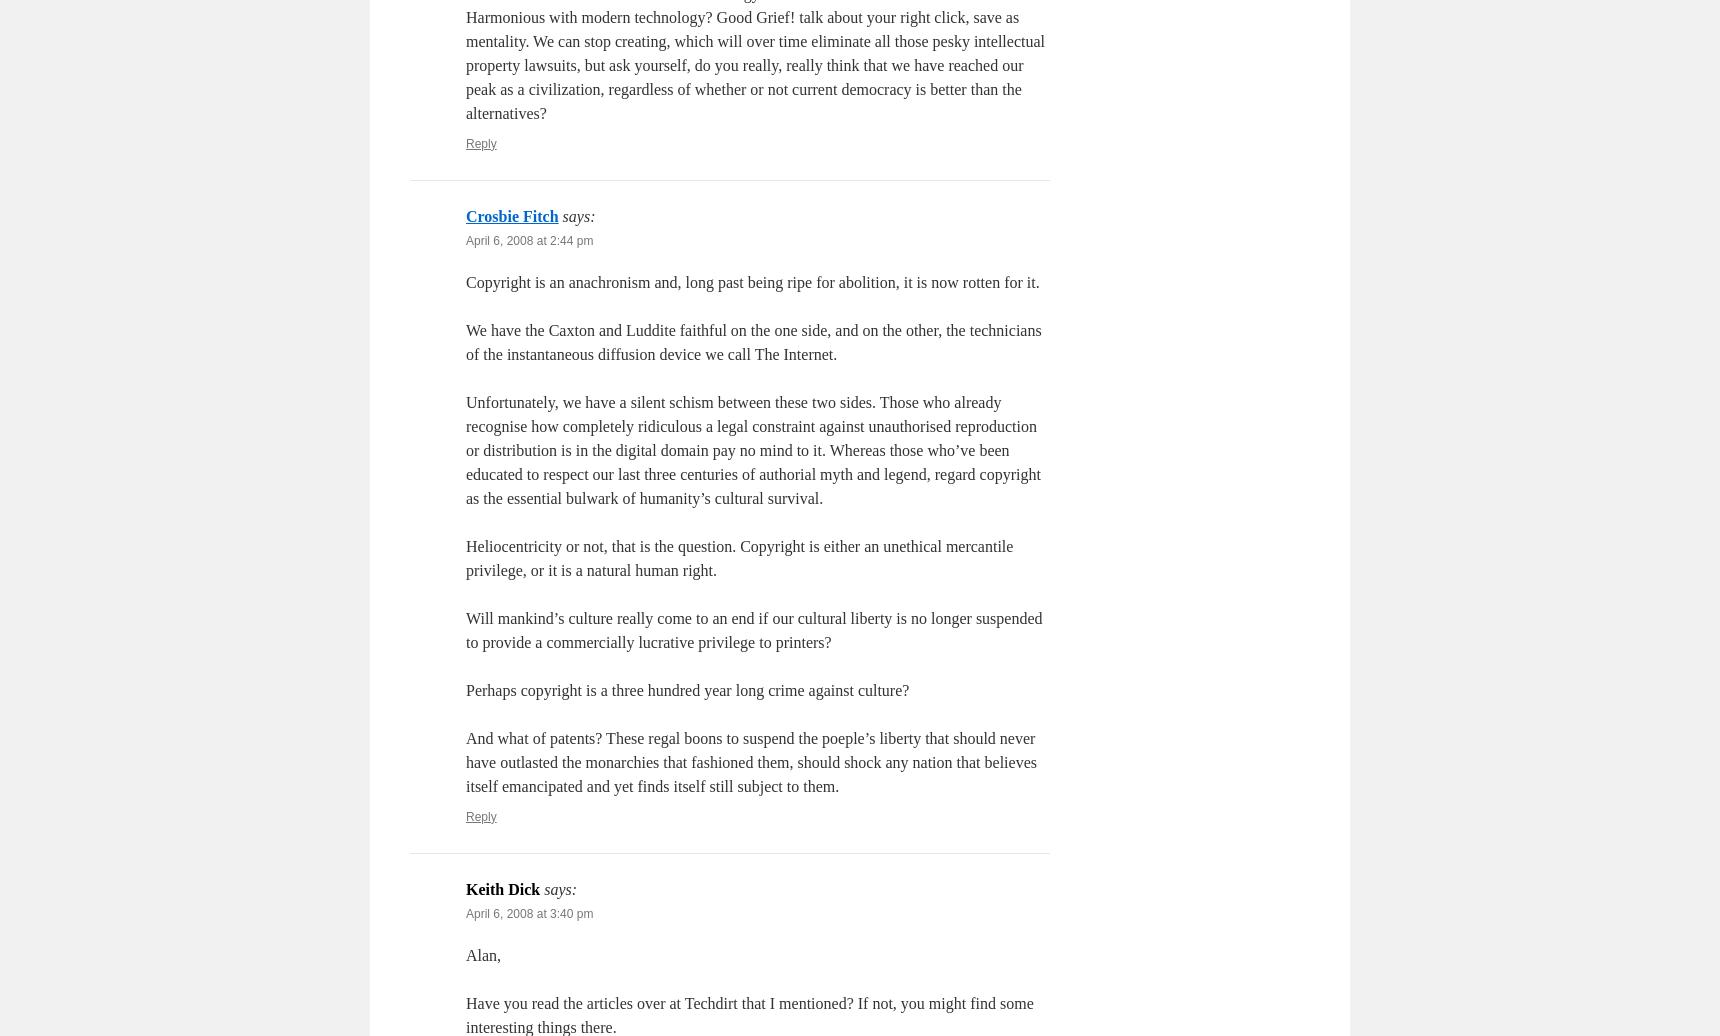 The width and height of the screenshot is (1720, 1036). What do you see at coordinates (687, 689) in the screenshot?
I see `'Perhaps copyright is a three hundred year long crime against culture?'` at bounding box center [687, 689].